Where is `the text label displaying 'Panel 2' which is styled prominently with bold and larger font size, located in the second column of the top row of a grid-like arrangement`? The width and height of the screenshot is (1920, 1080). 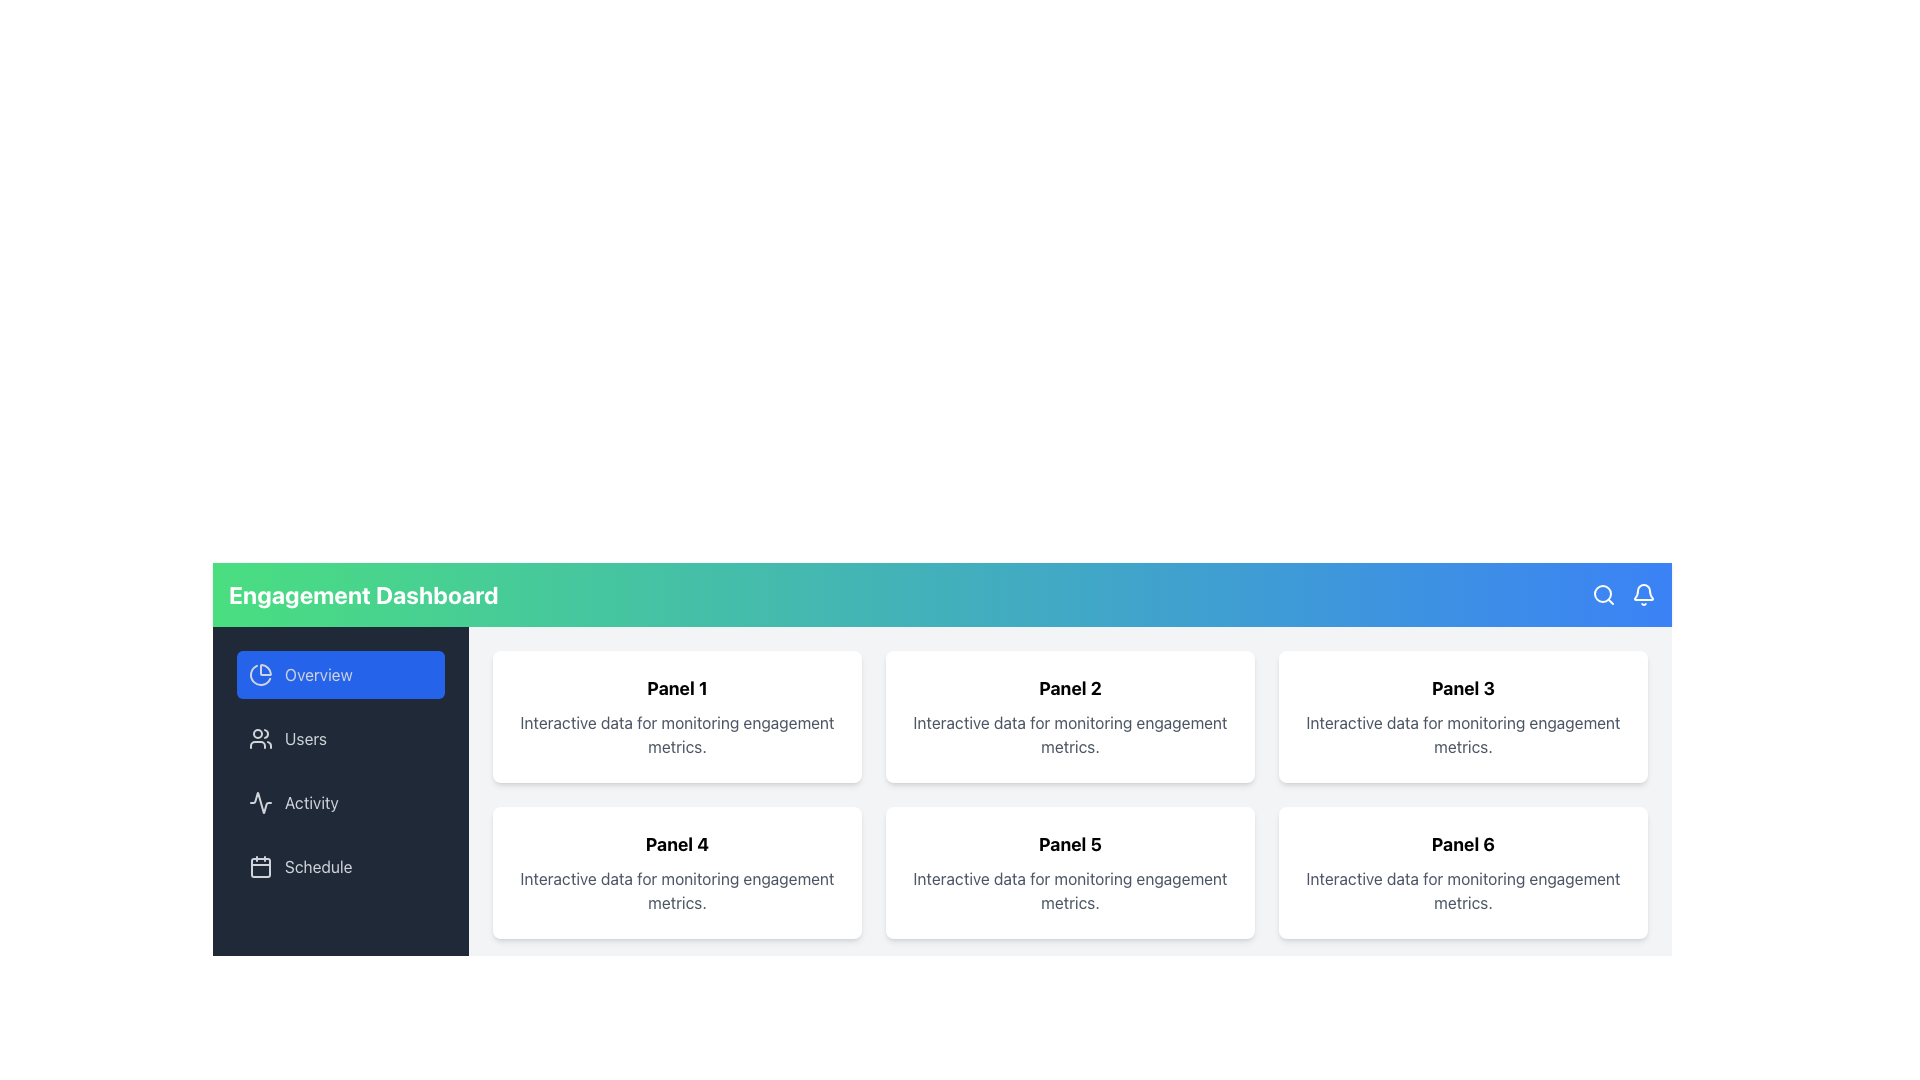
the text label displaying 'Panel 2' which is styled prominently with bold and larger font size, located in the second column of the top row of a grid-like arrangement is located at coordinates (1069, 688).